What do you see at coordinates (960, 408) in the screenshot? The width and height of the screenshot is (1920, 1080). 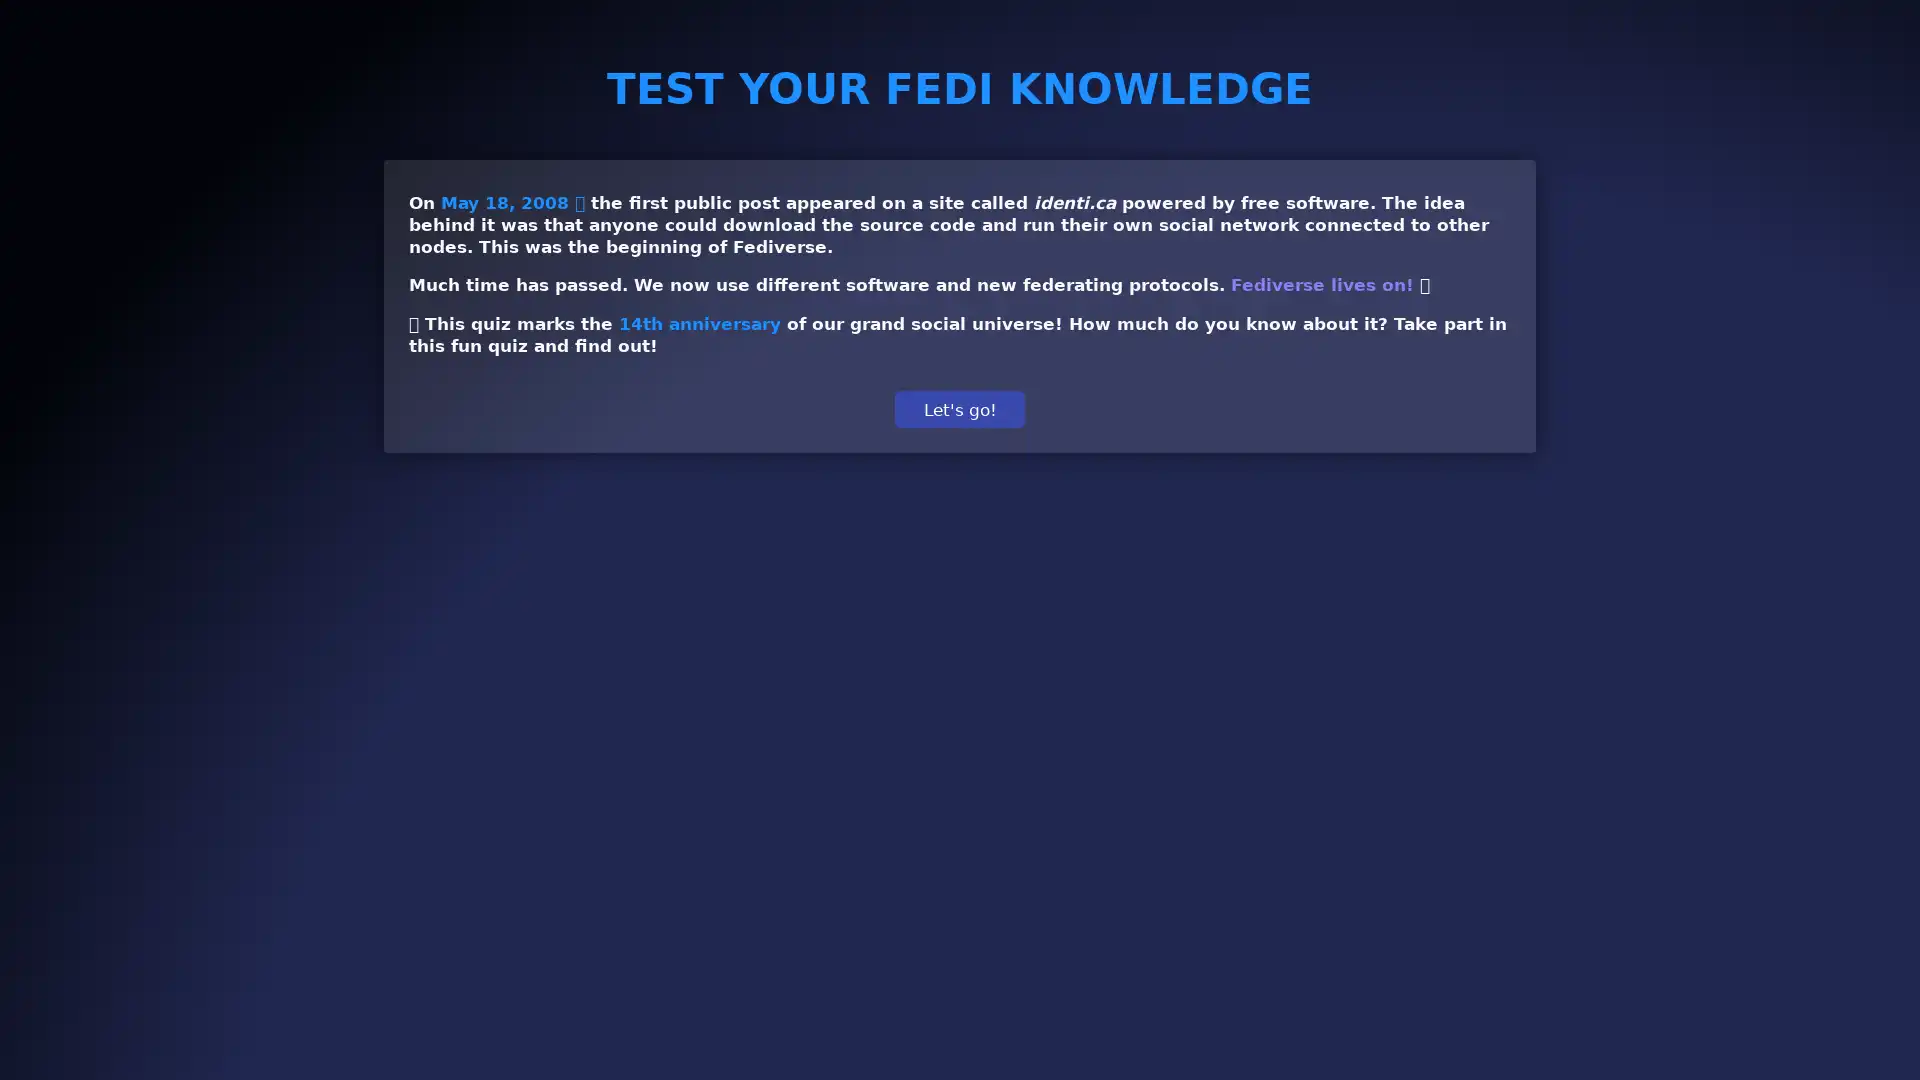 I see `Let's go!` at bounding box center [960, 408].